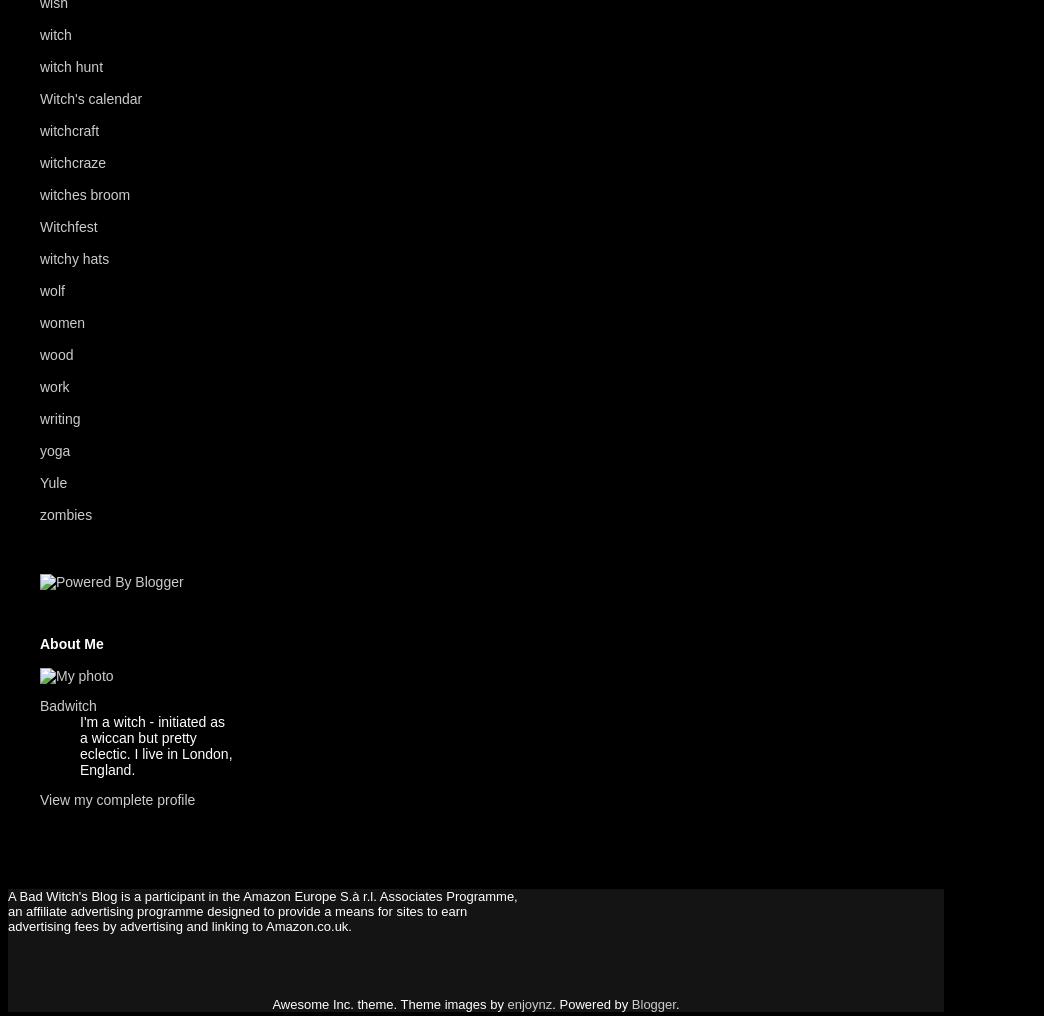 This screenshot has height=1016, width=1044. I want to click on 'About Me', so click(71, 642).